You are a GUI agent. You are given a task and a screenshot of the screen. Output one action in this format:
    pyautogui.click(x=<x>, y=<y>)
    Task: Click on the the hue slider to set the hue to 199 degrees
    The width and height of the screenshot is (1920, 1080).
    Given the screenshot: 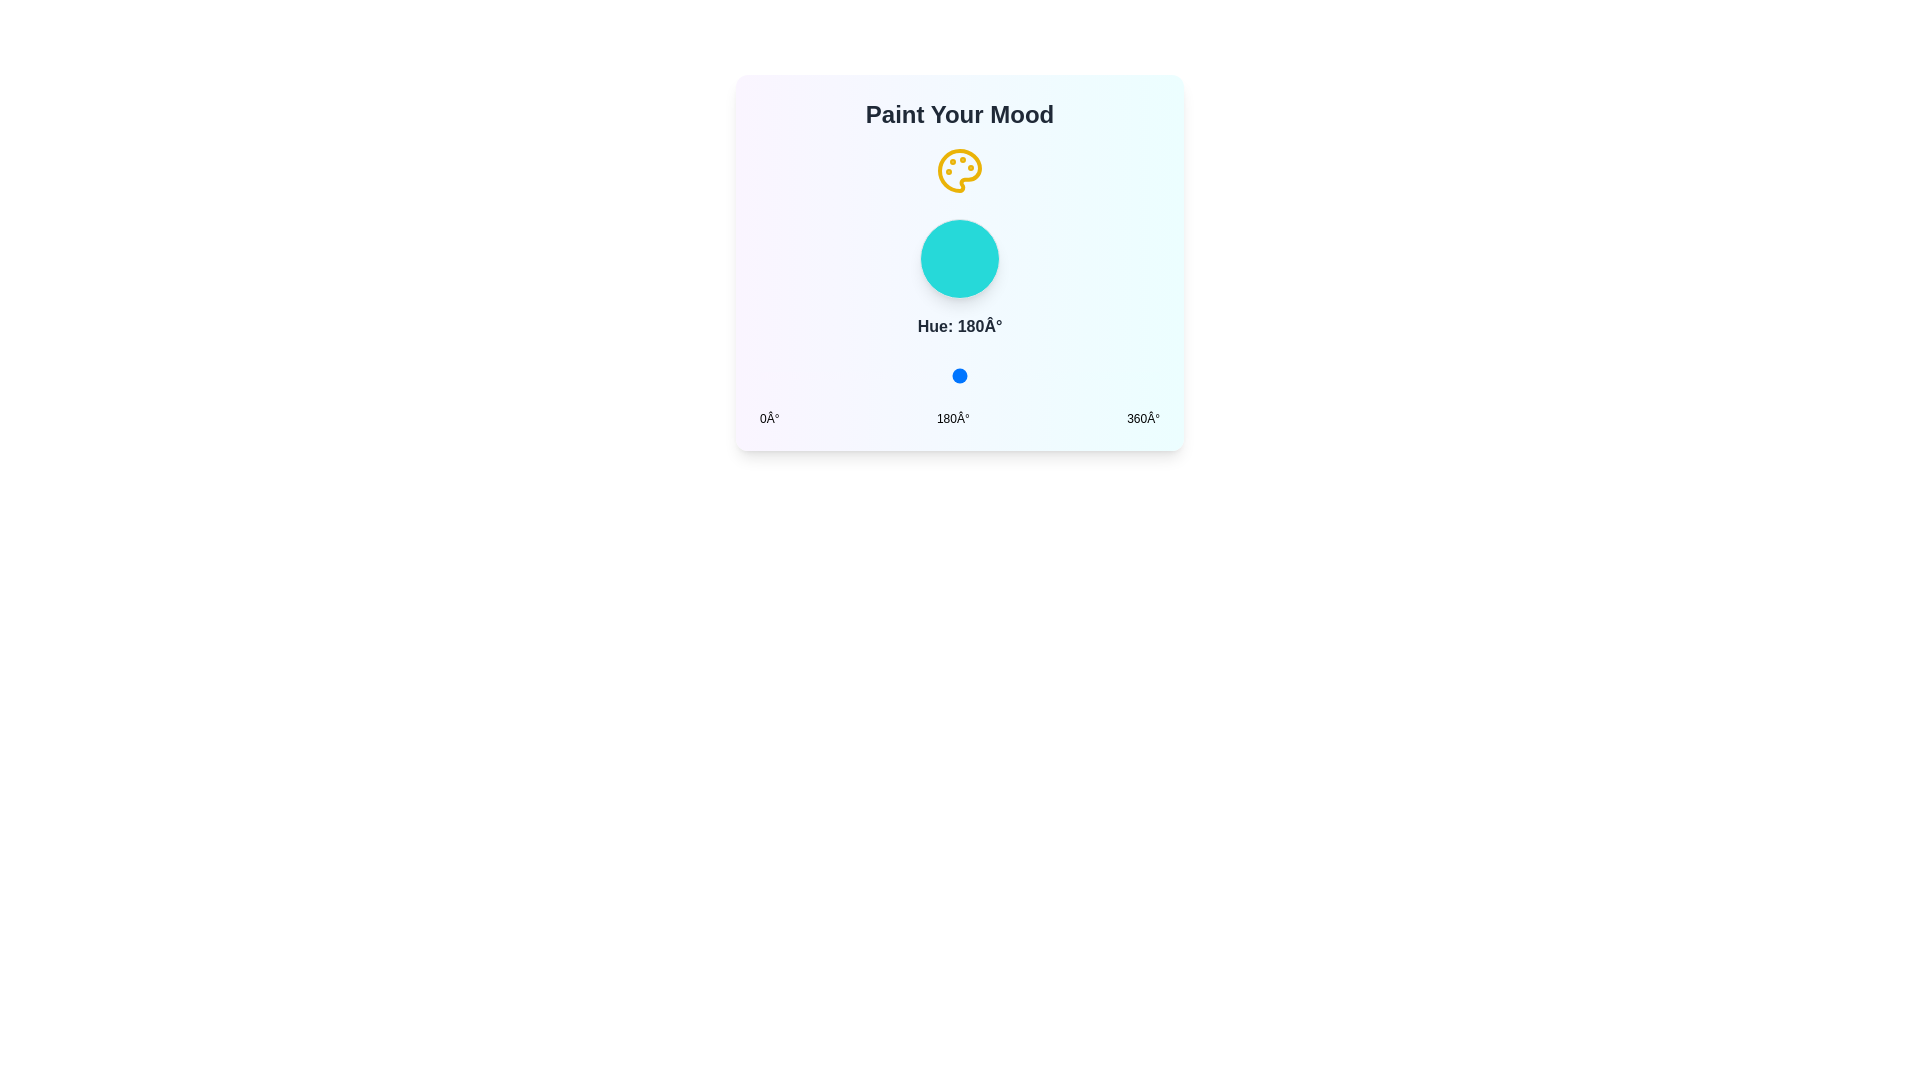 What is the action you would take?
    pyautogui.click(x=981, y=375)
    